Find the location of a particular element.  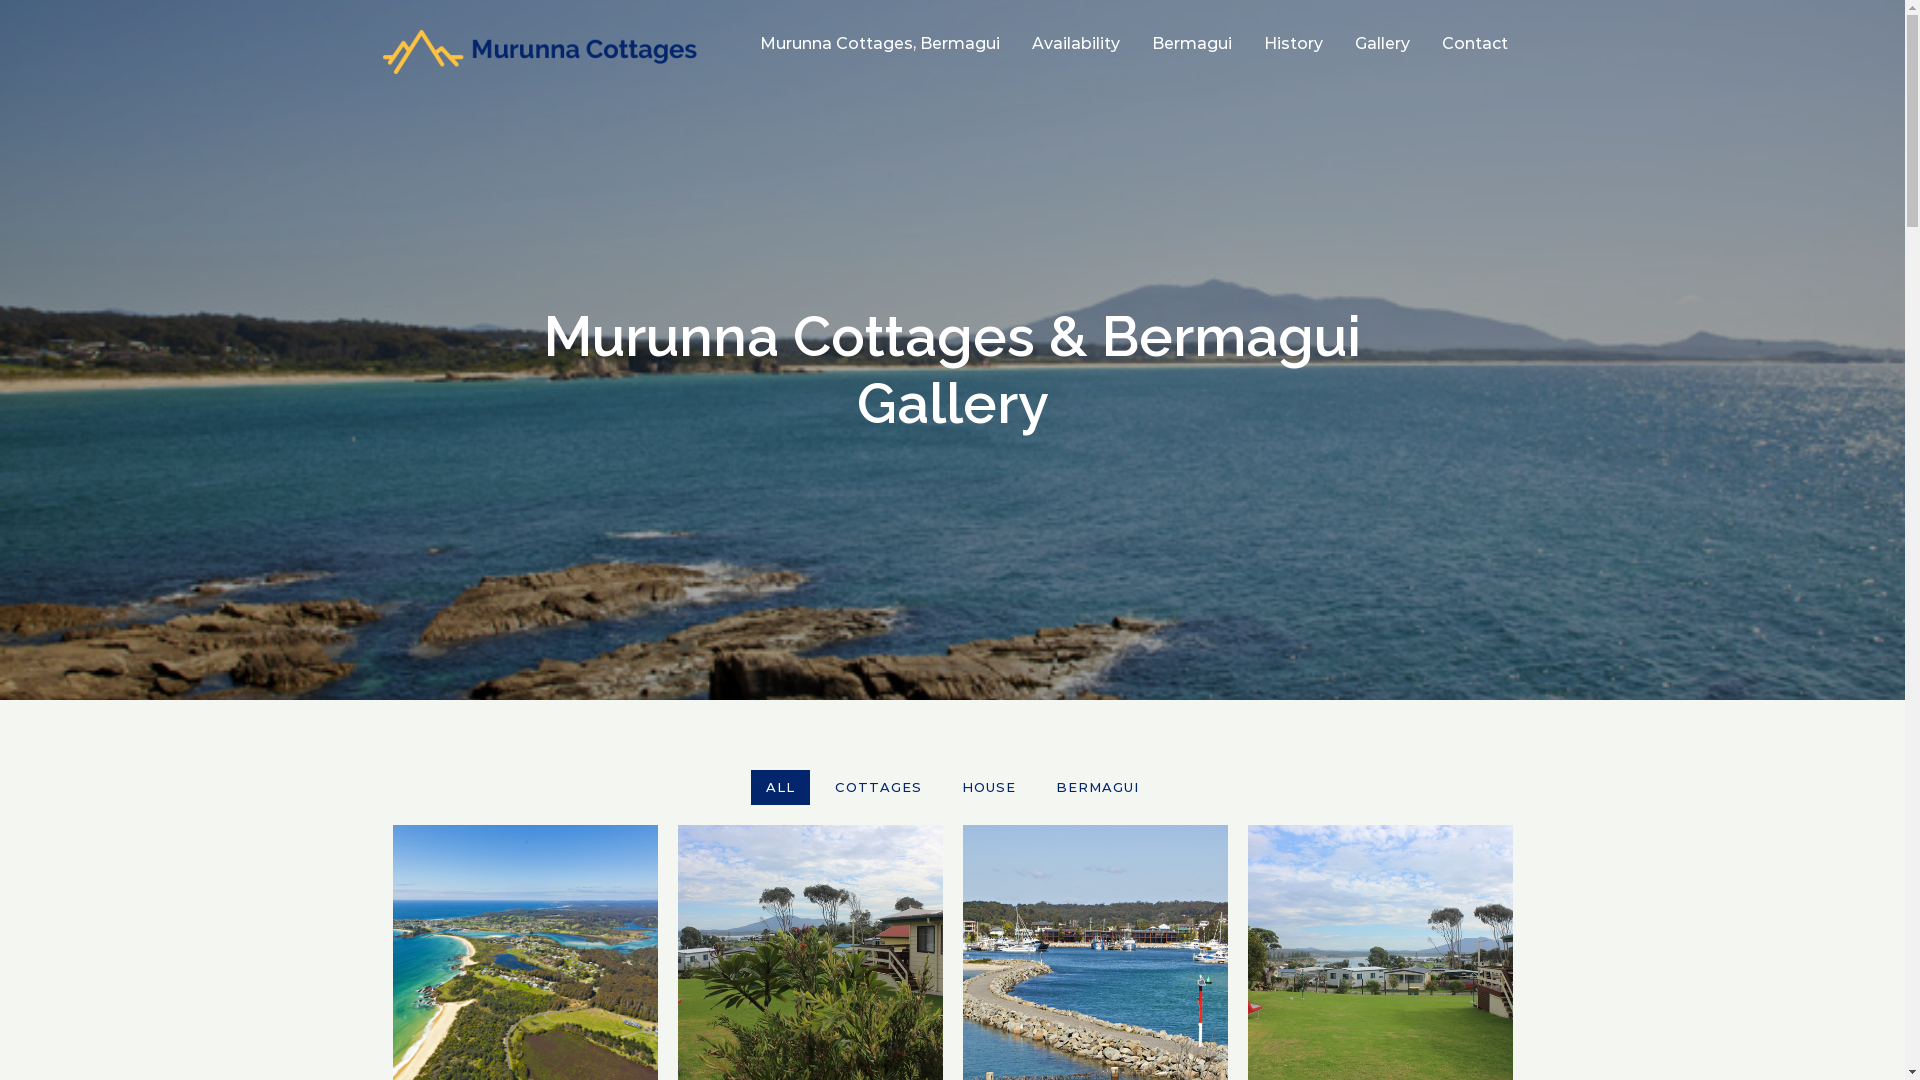

'History' is located at coordinates (1293, 43).